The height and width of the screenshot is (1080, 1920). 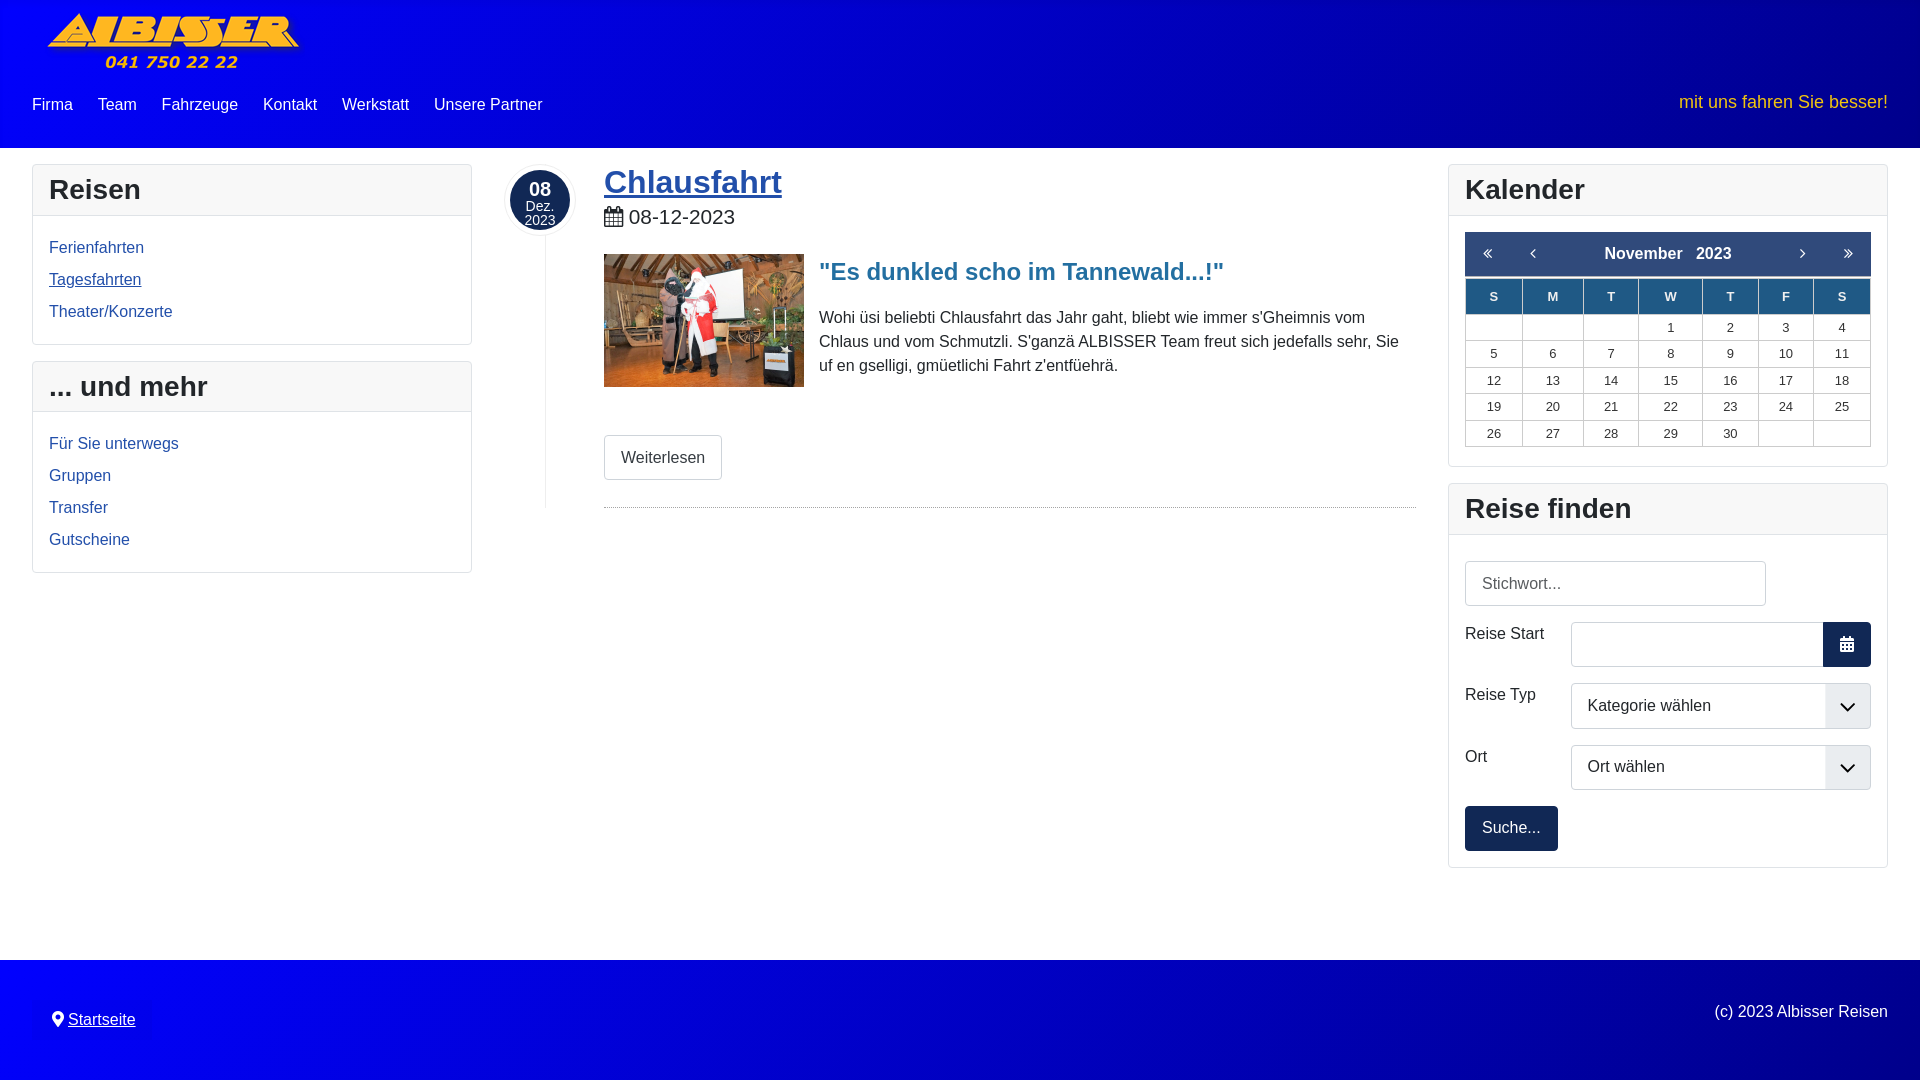 What do you see at coordinates (488, 104) in the screenshot?
I see `'Unsere Partner'` at bounding box center [488, 104].